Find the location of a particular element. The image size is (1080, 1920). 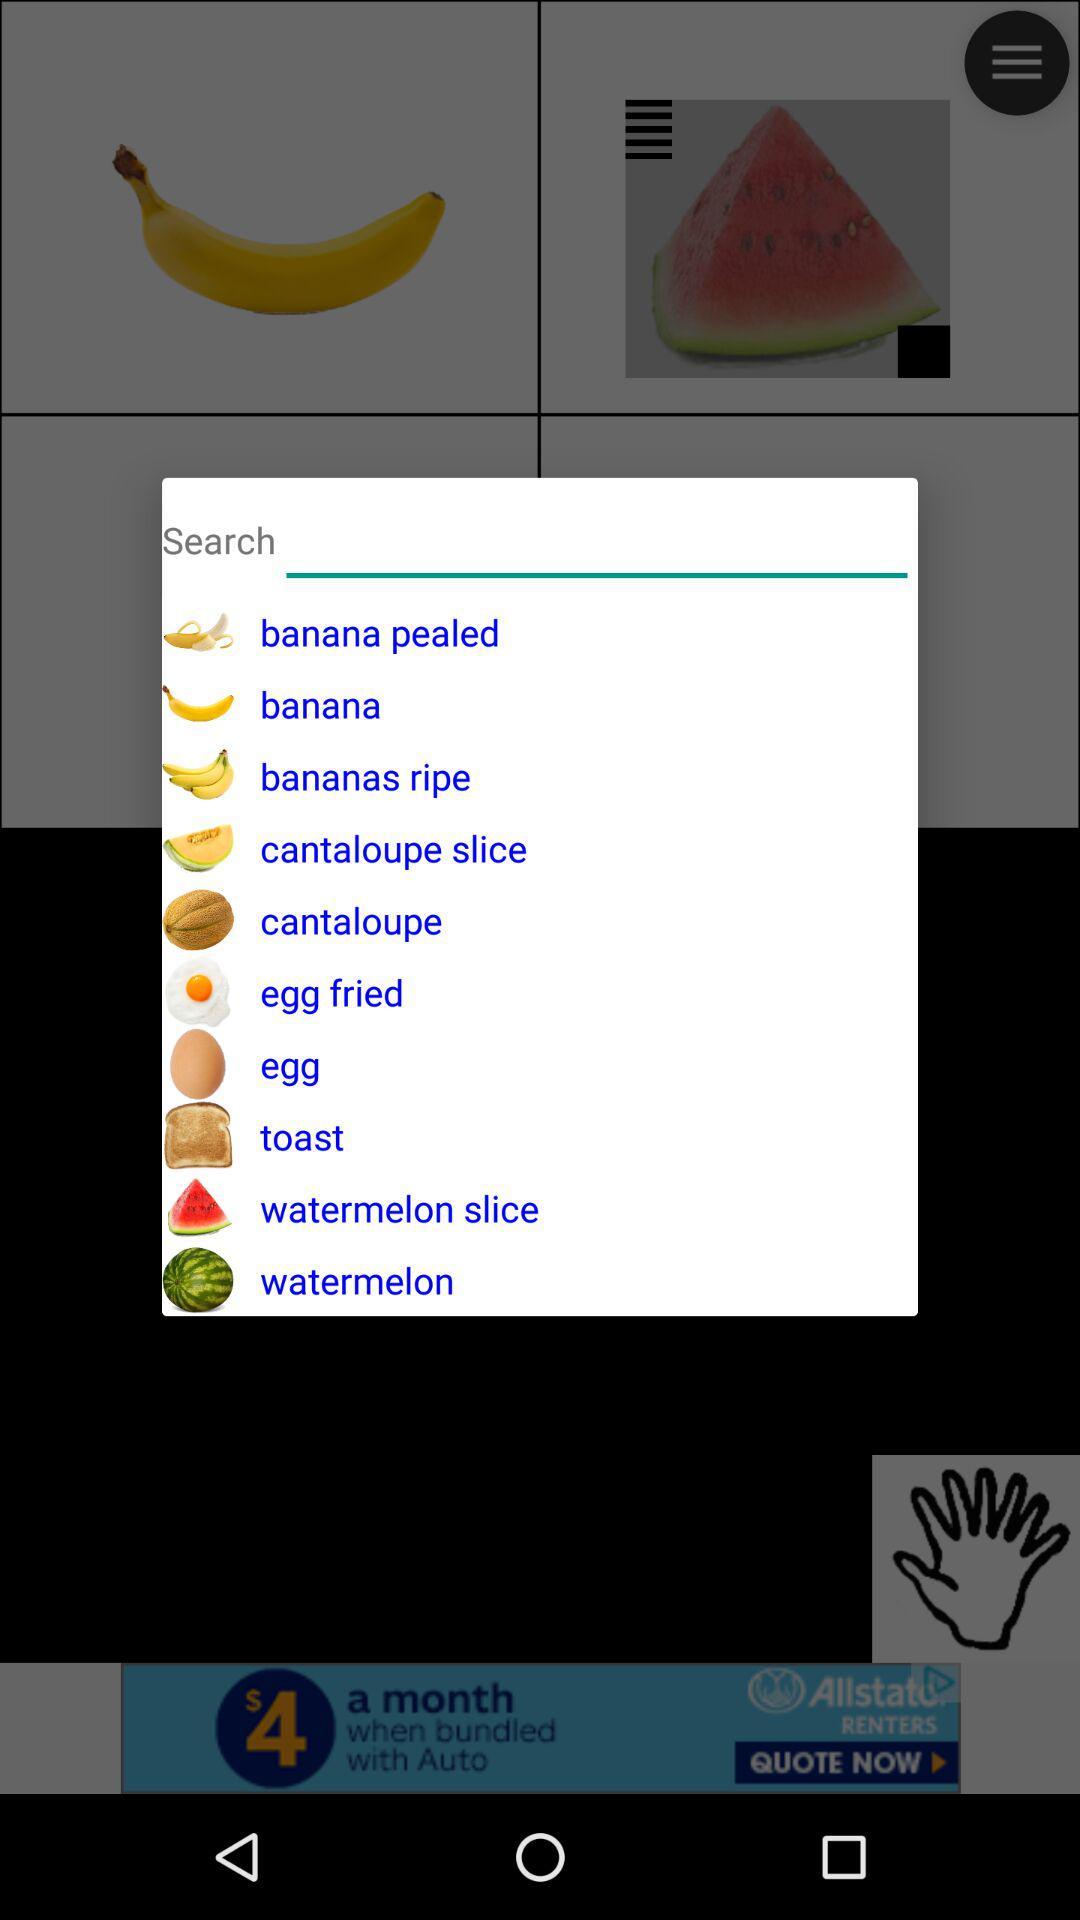

your search is located at coordinates (596, 537).